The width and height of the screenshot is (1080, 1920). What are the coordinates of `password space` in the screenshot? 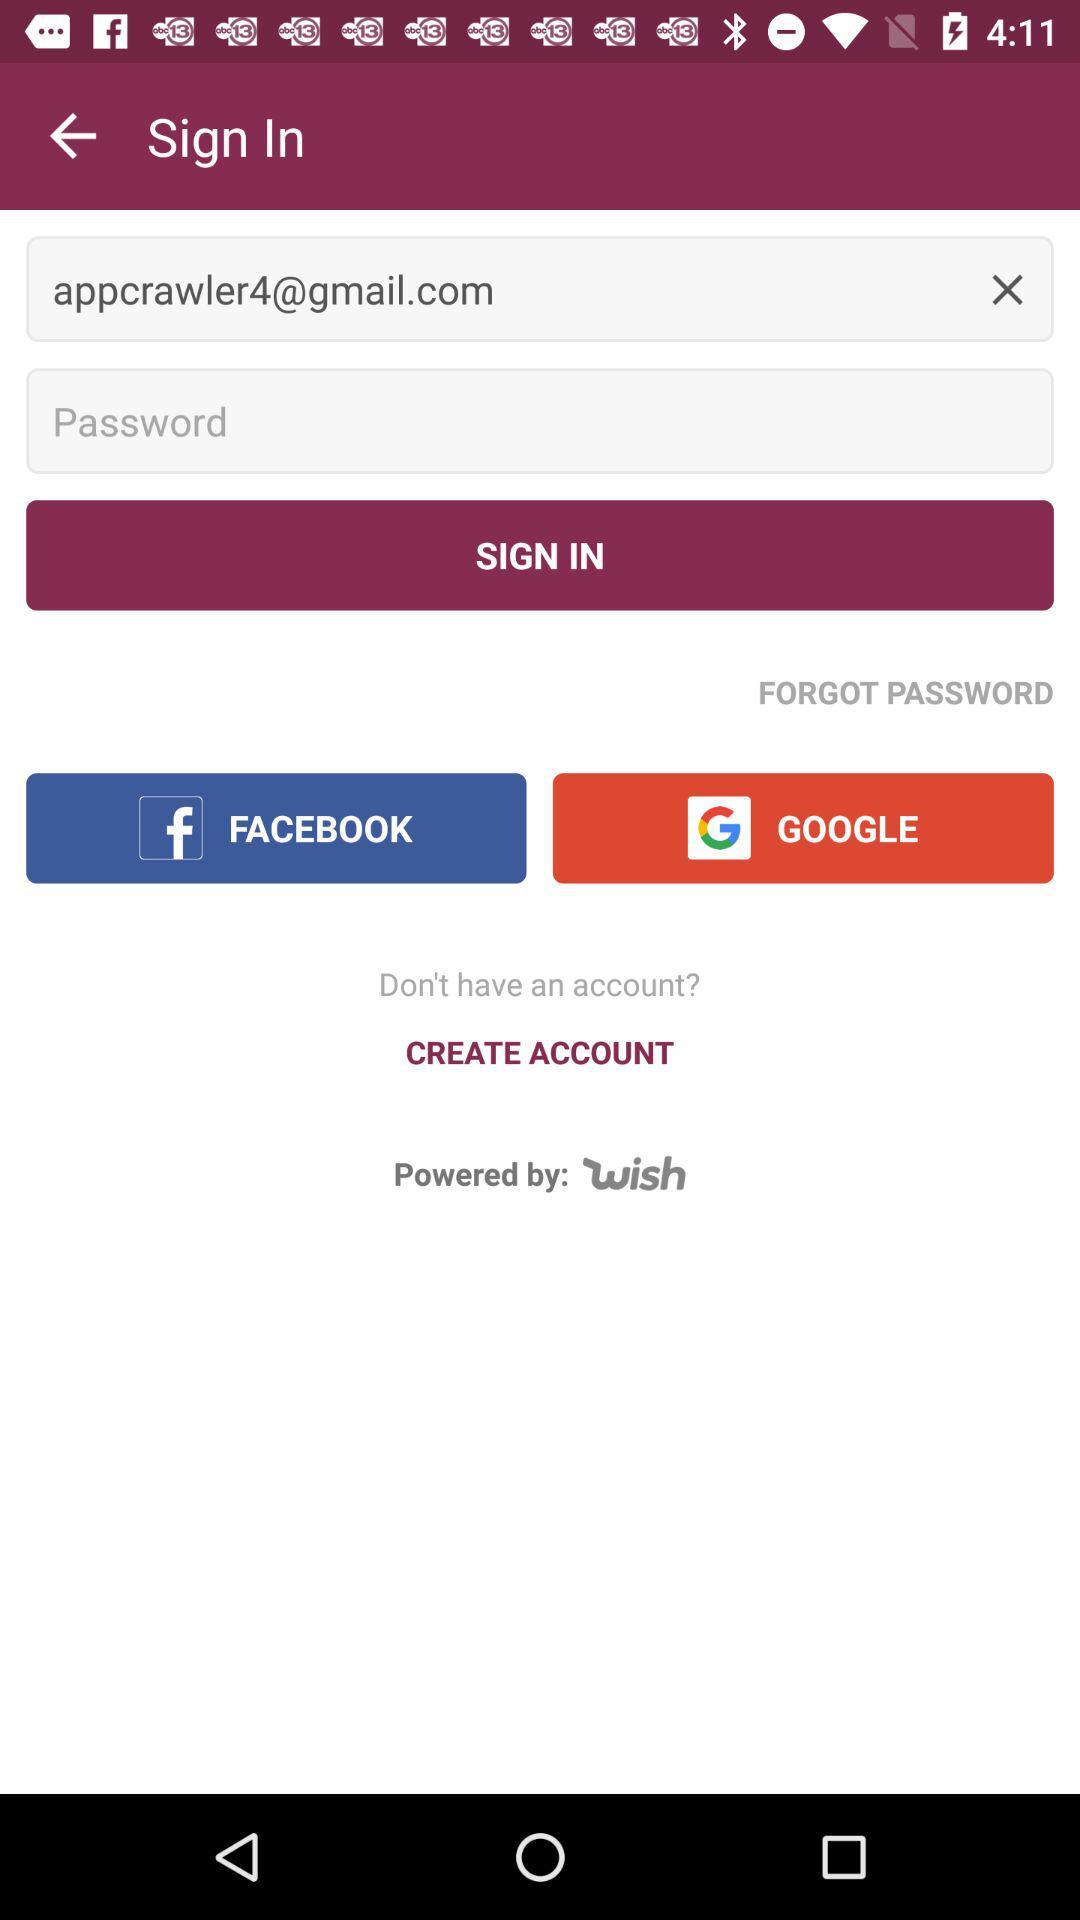 It's located at (540, 420).